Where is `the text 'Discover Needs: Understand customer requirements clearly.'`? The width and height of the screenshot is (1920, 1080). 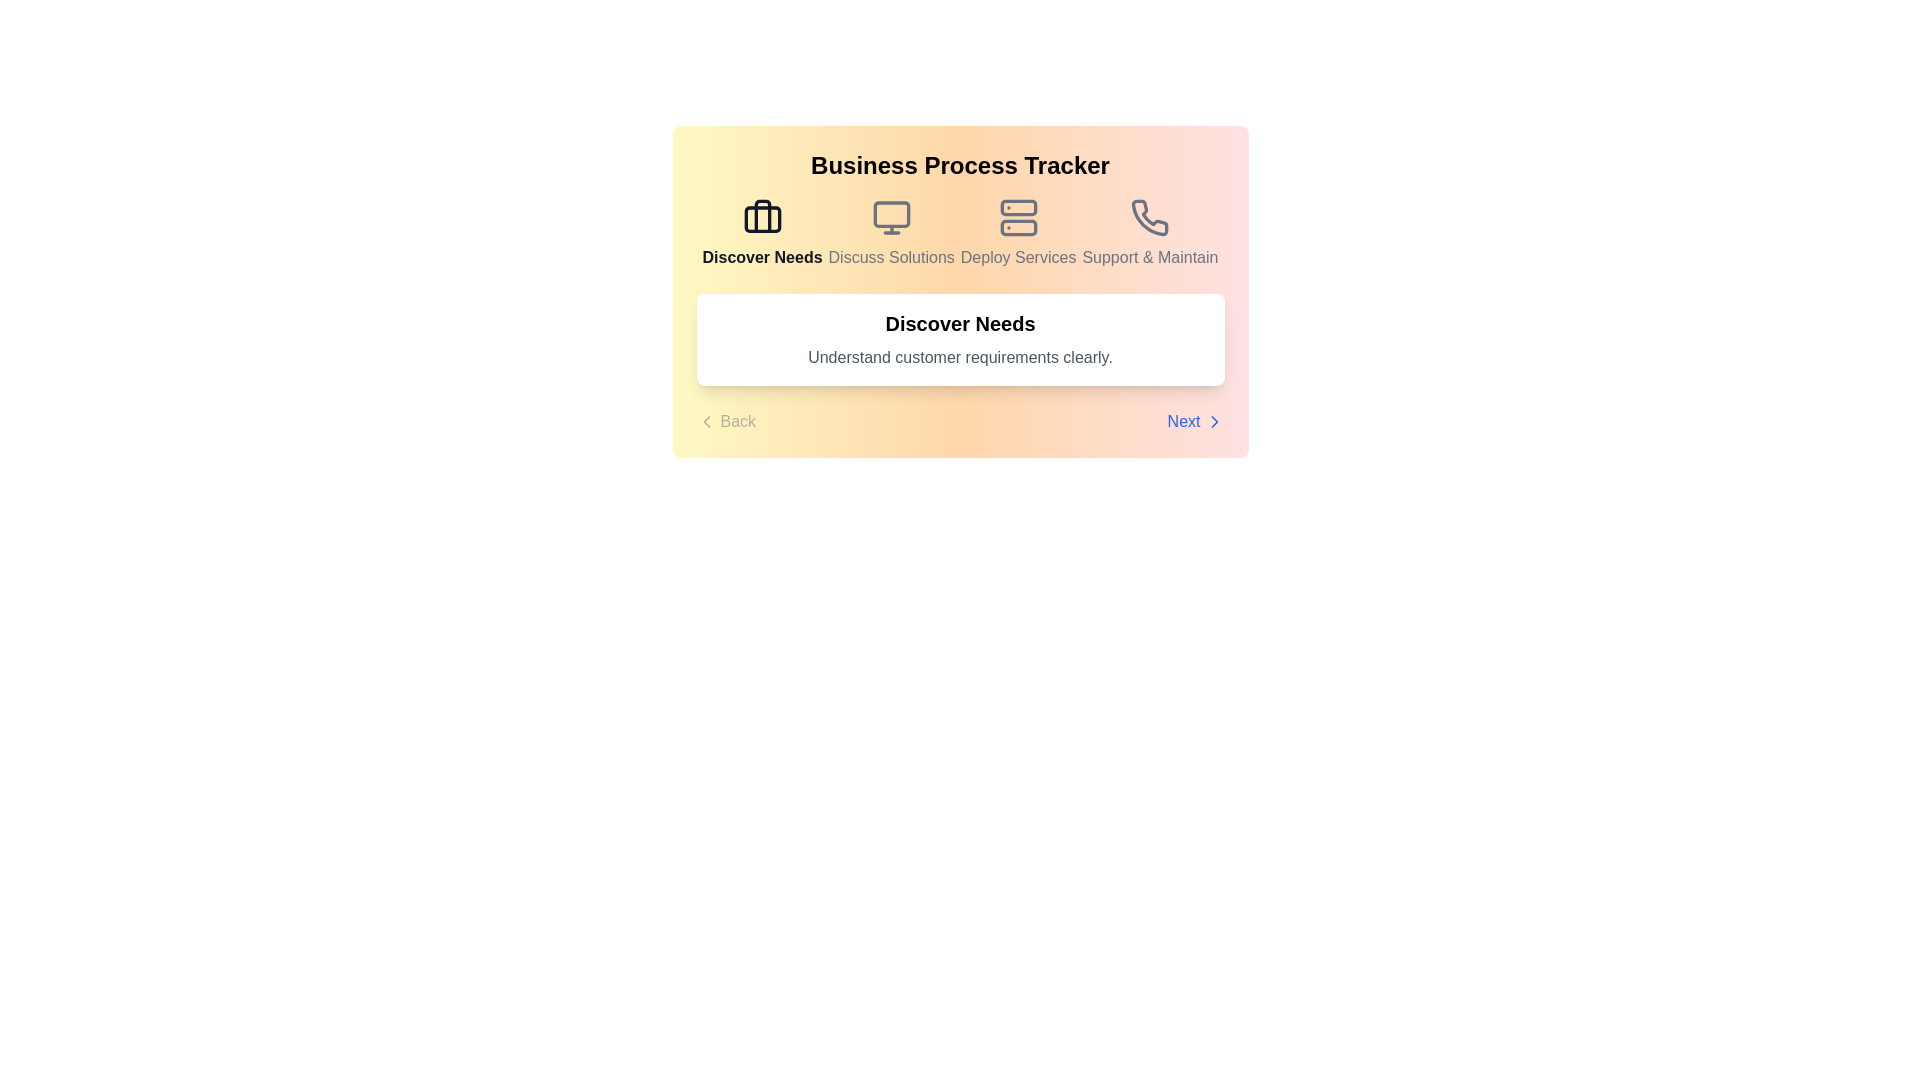
the text 'Discover Needs: Understand customer requirements clearly.' is located at coordinates (960, 338).